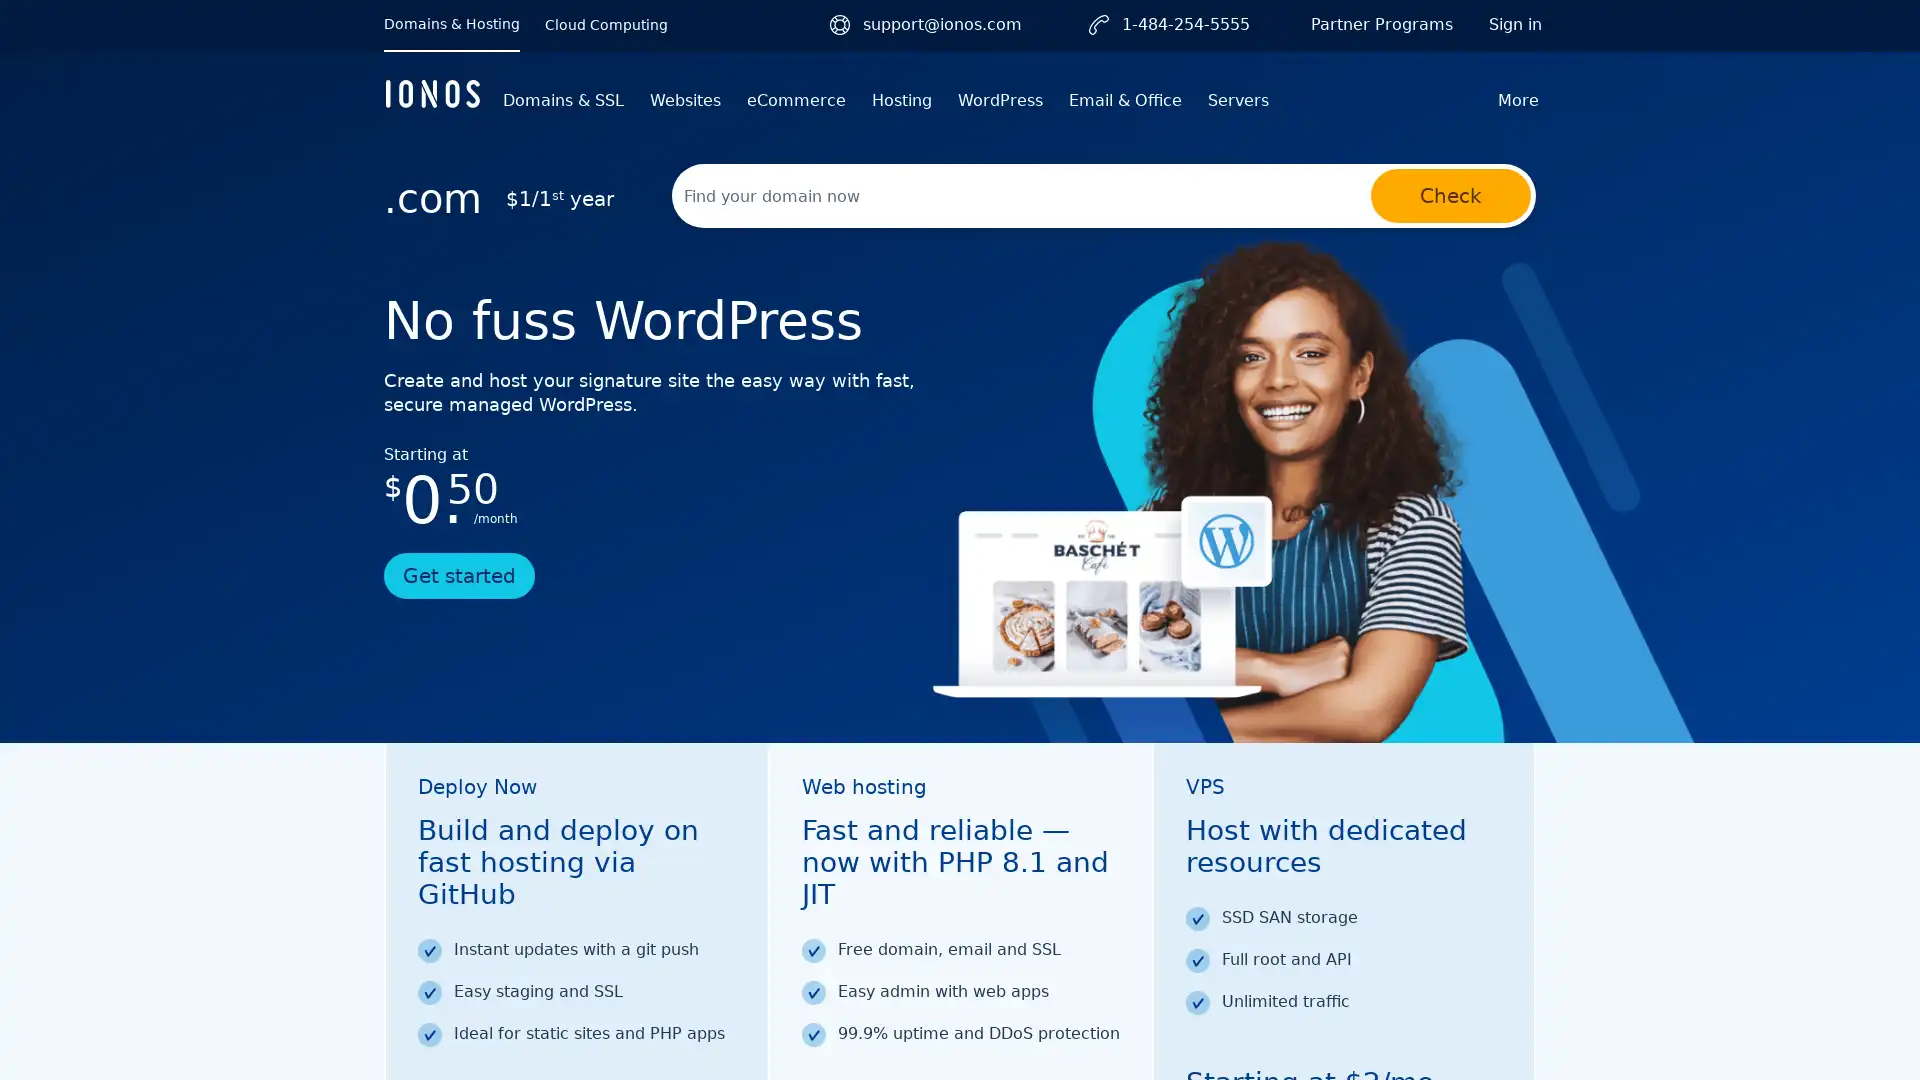  Describe the element at coordinates (1380, 24) in the screenshot. I see `Partner Programs` at that location.